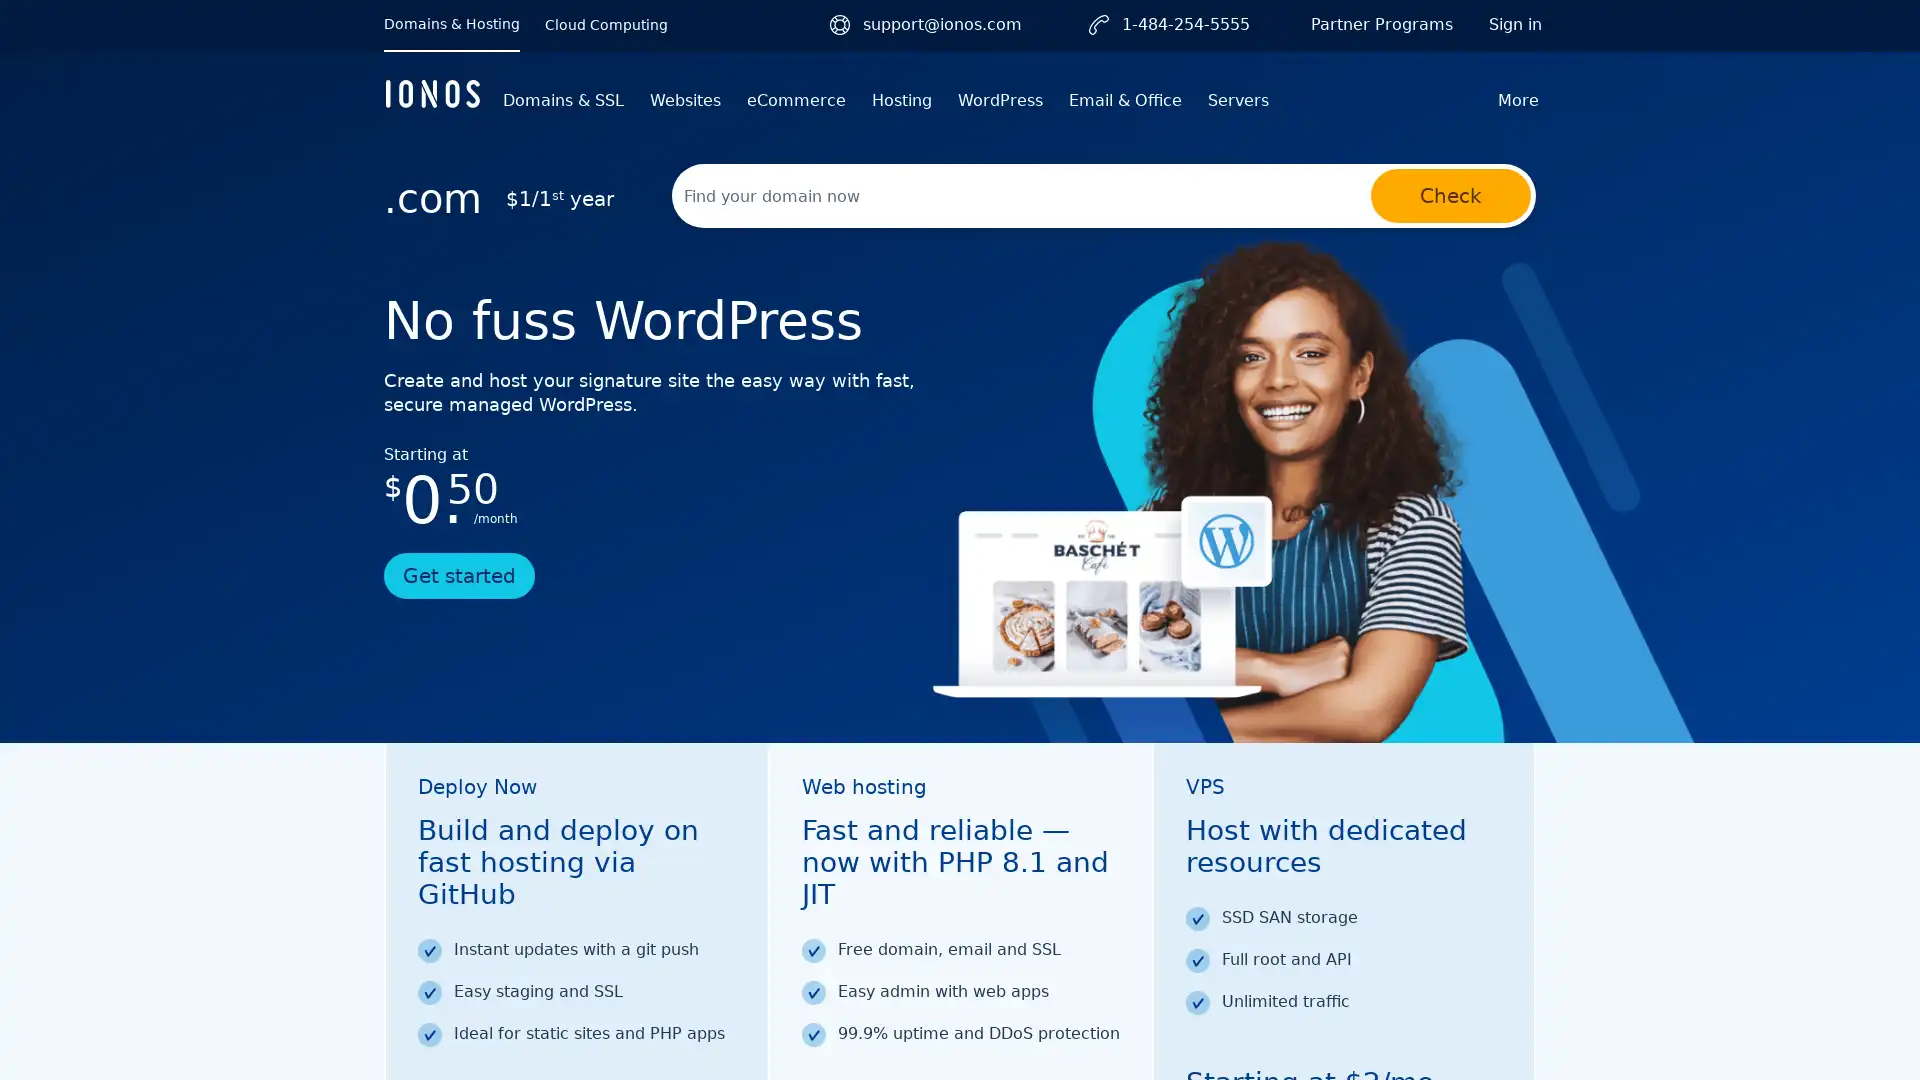  Describe the element at coordinates (1380, 24) in the screenshot. I see `Partner Programs` at that location.